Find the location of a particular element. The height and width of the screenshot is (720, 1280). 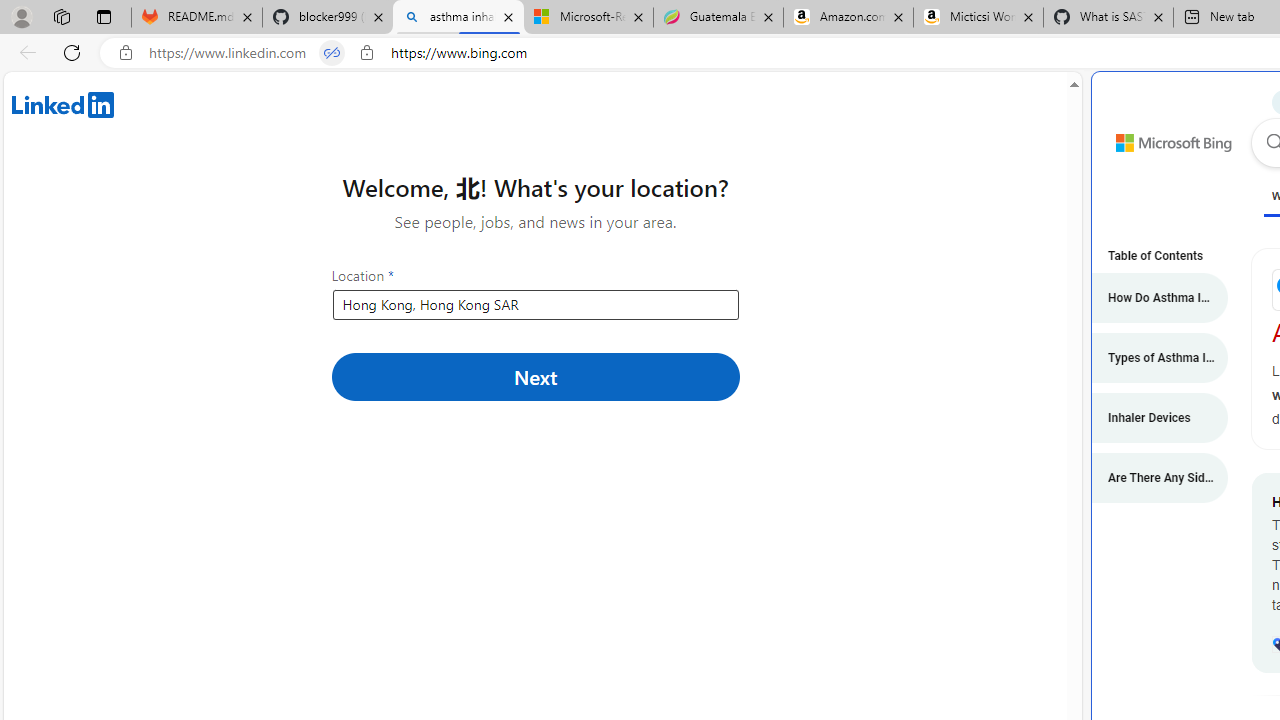

'Inhaler Devices' is located at coordinates (1150, 416).